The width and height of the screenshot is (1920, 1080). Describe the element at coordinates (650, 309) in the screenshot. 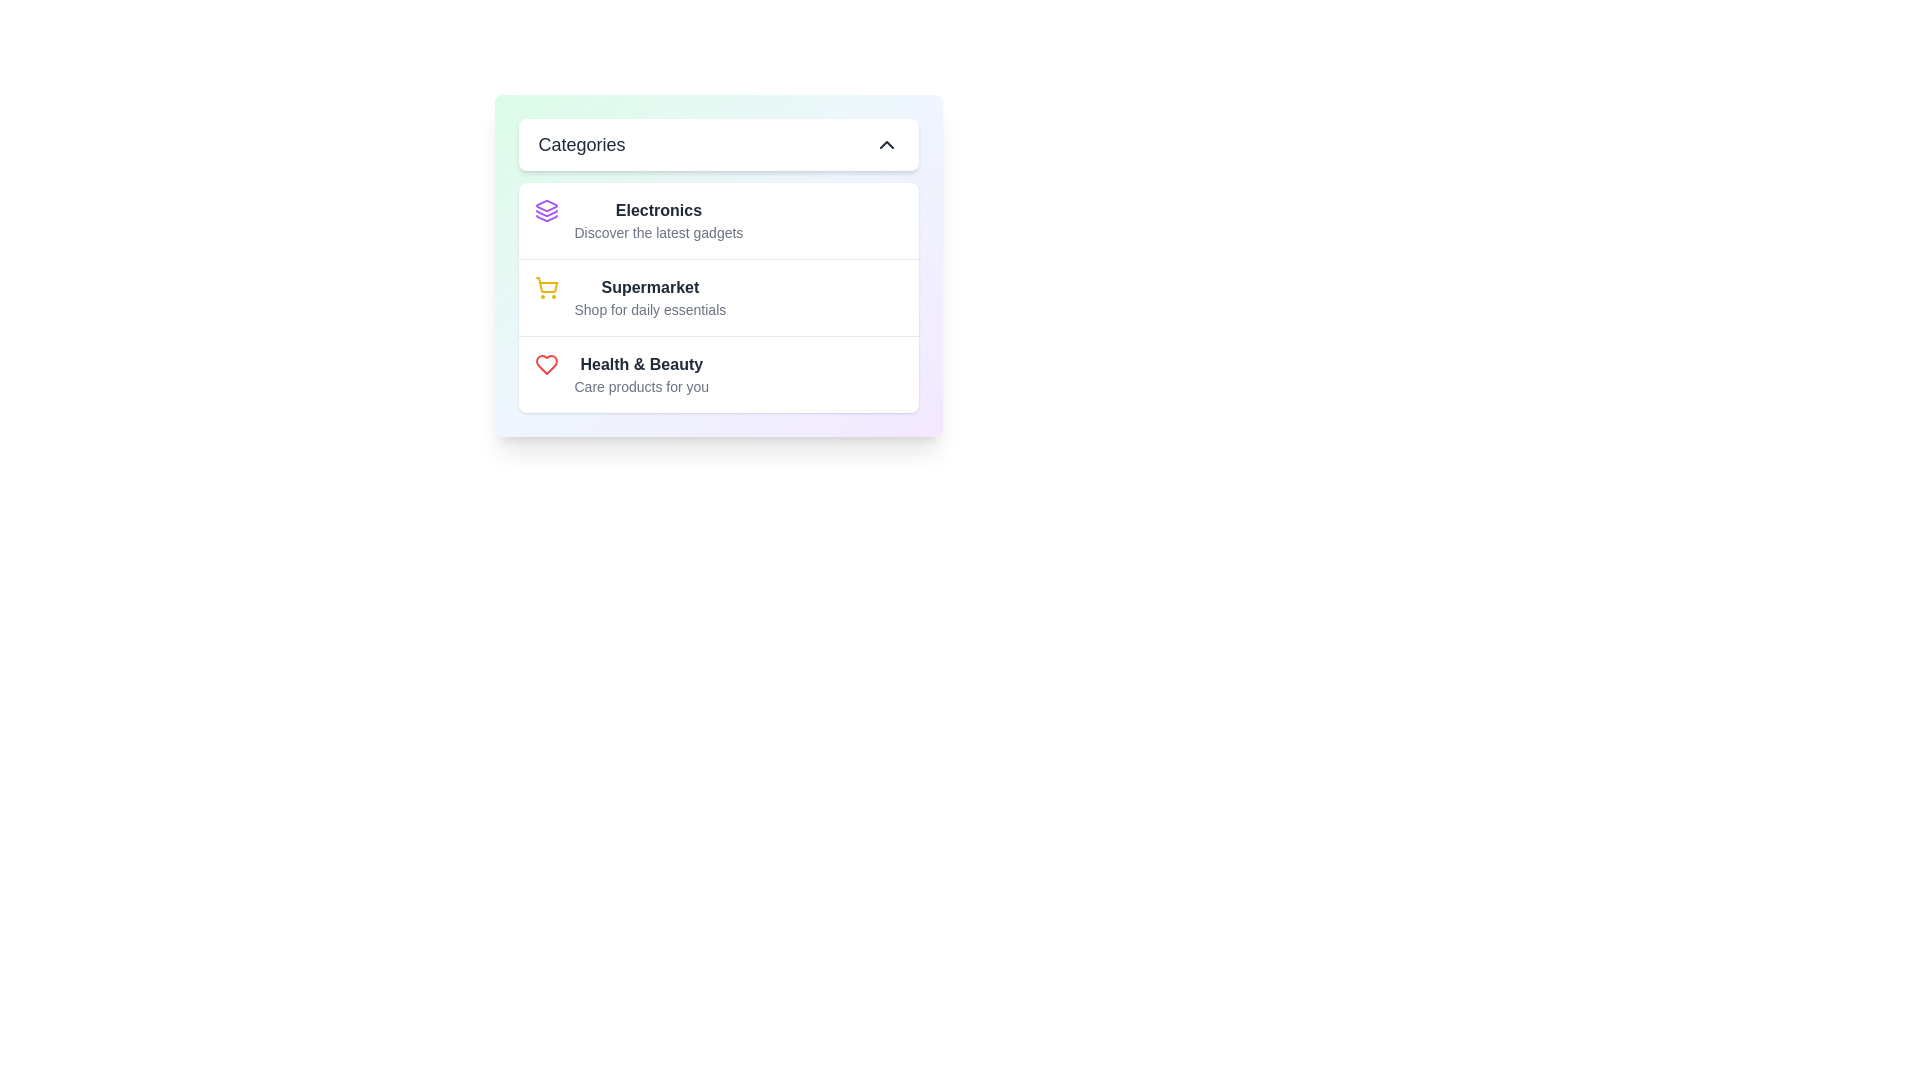

I see `the text label that reads 'Shop for daily essentials', which is a gray, left-aligned text located directly below the 'Supermarket' label in the 'Categories' list` at that location.